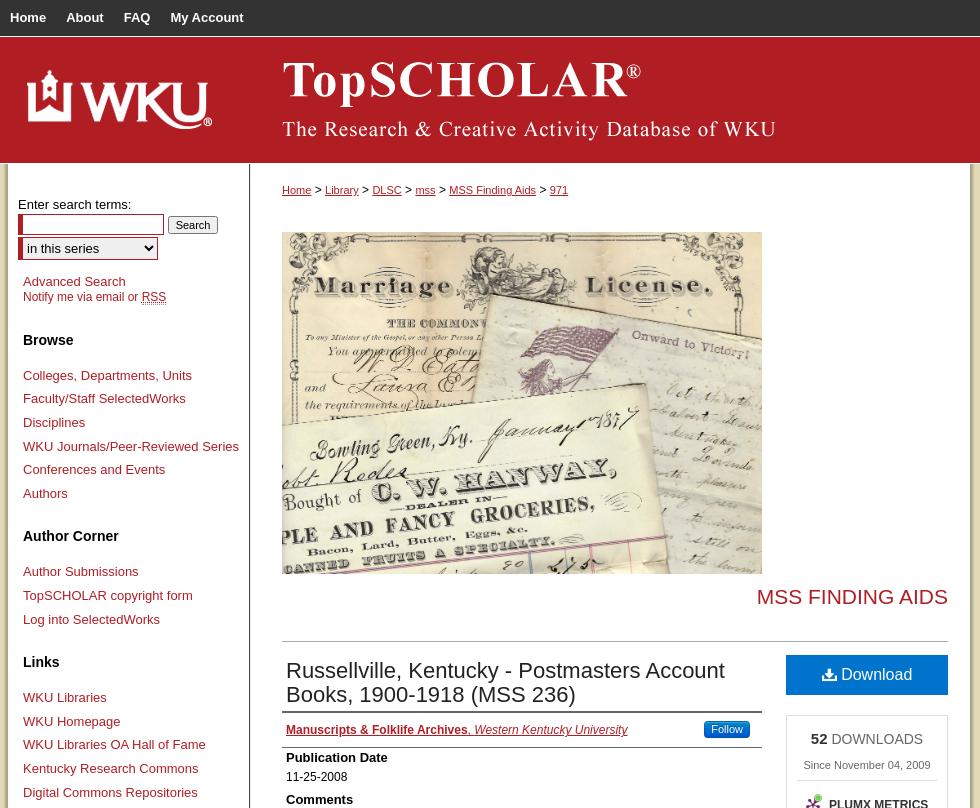 This screenshot has width=980, height=808. What do you see at coordinates (866, 764) in the screenshot?
I see `'Since November 04, 2009'` at bounding box center [866, 764].